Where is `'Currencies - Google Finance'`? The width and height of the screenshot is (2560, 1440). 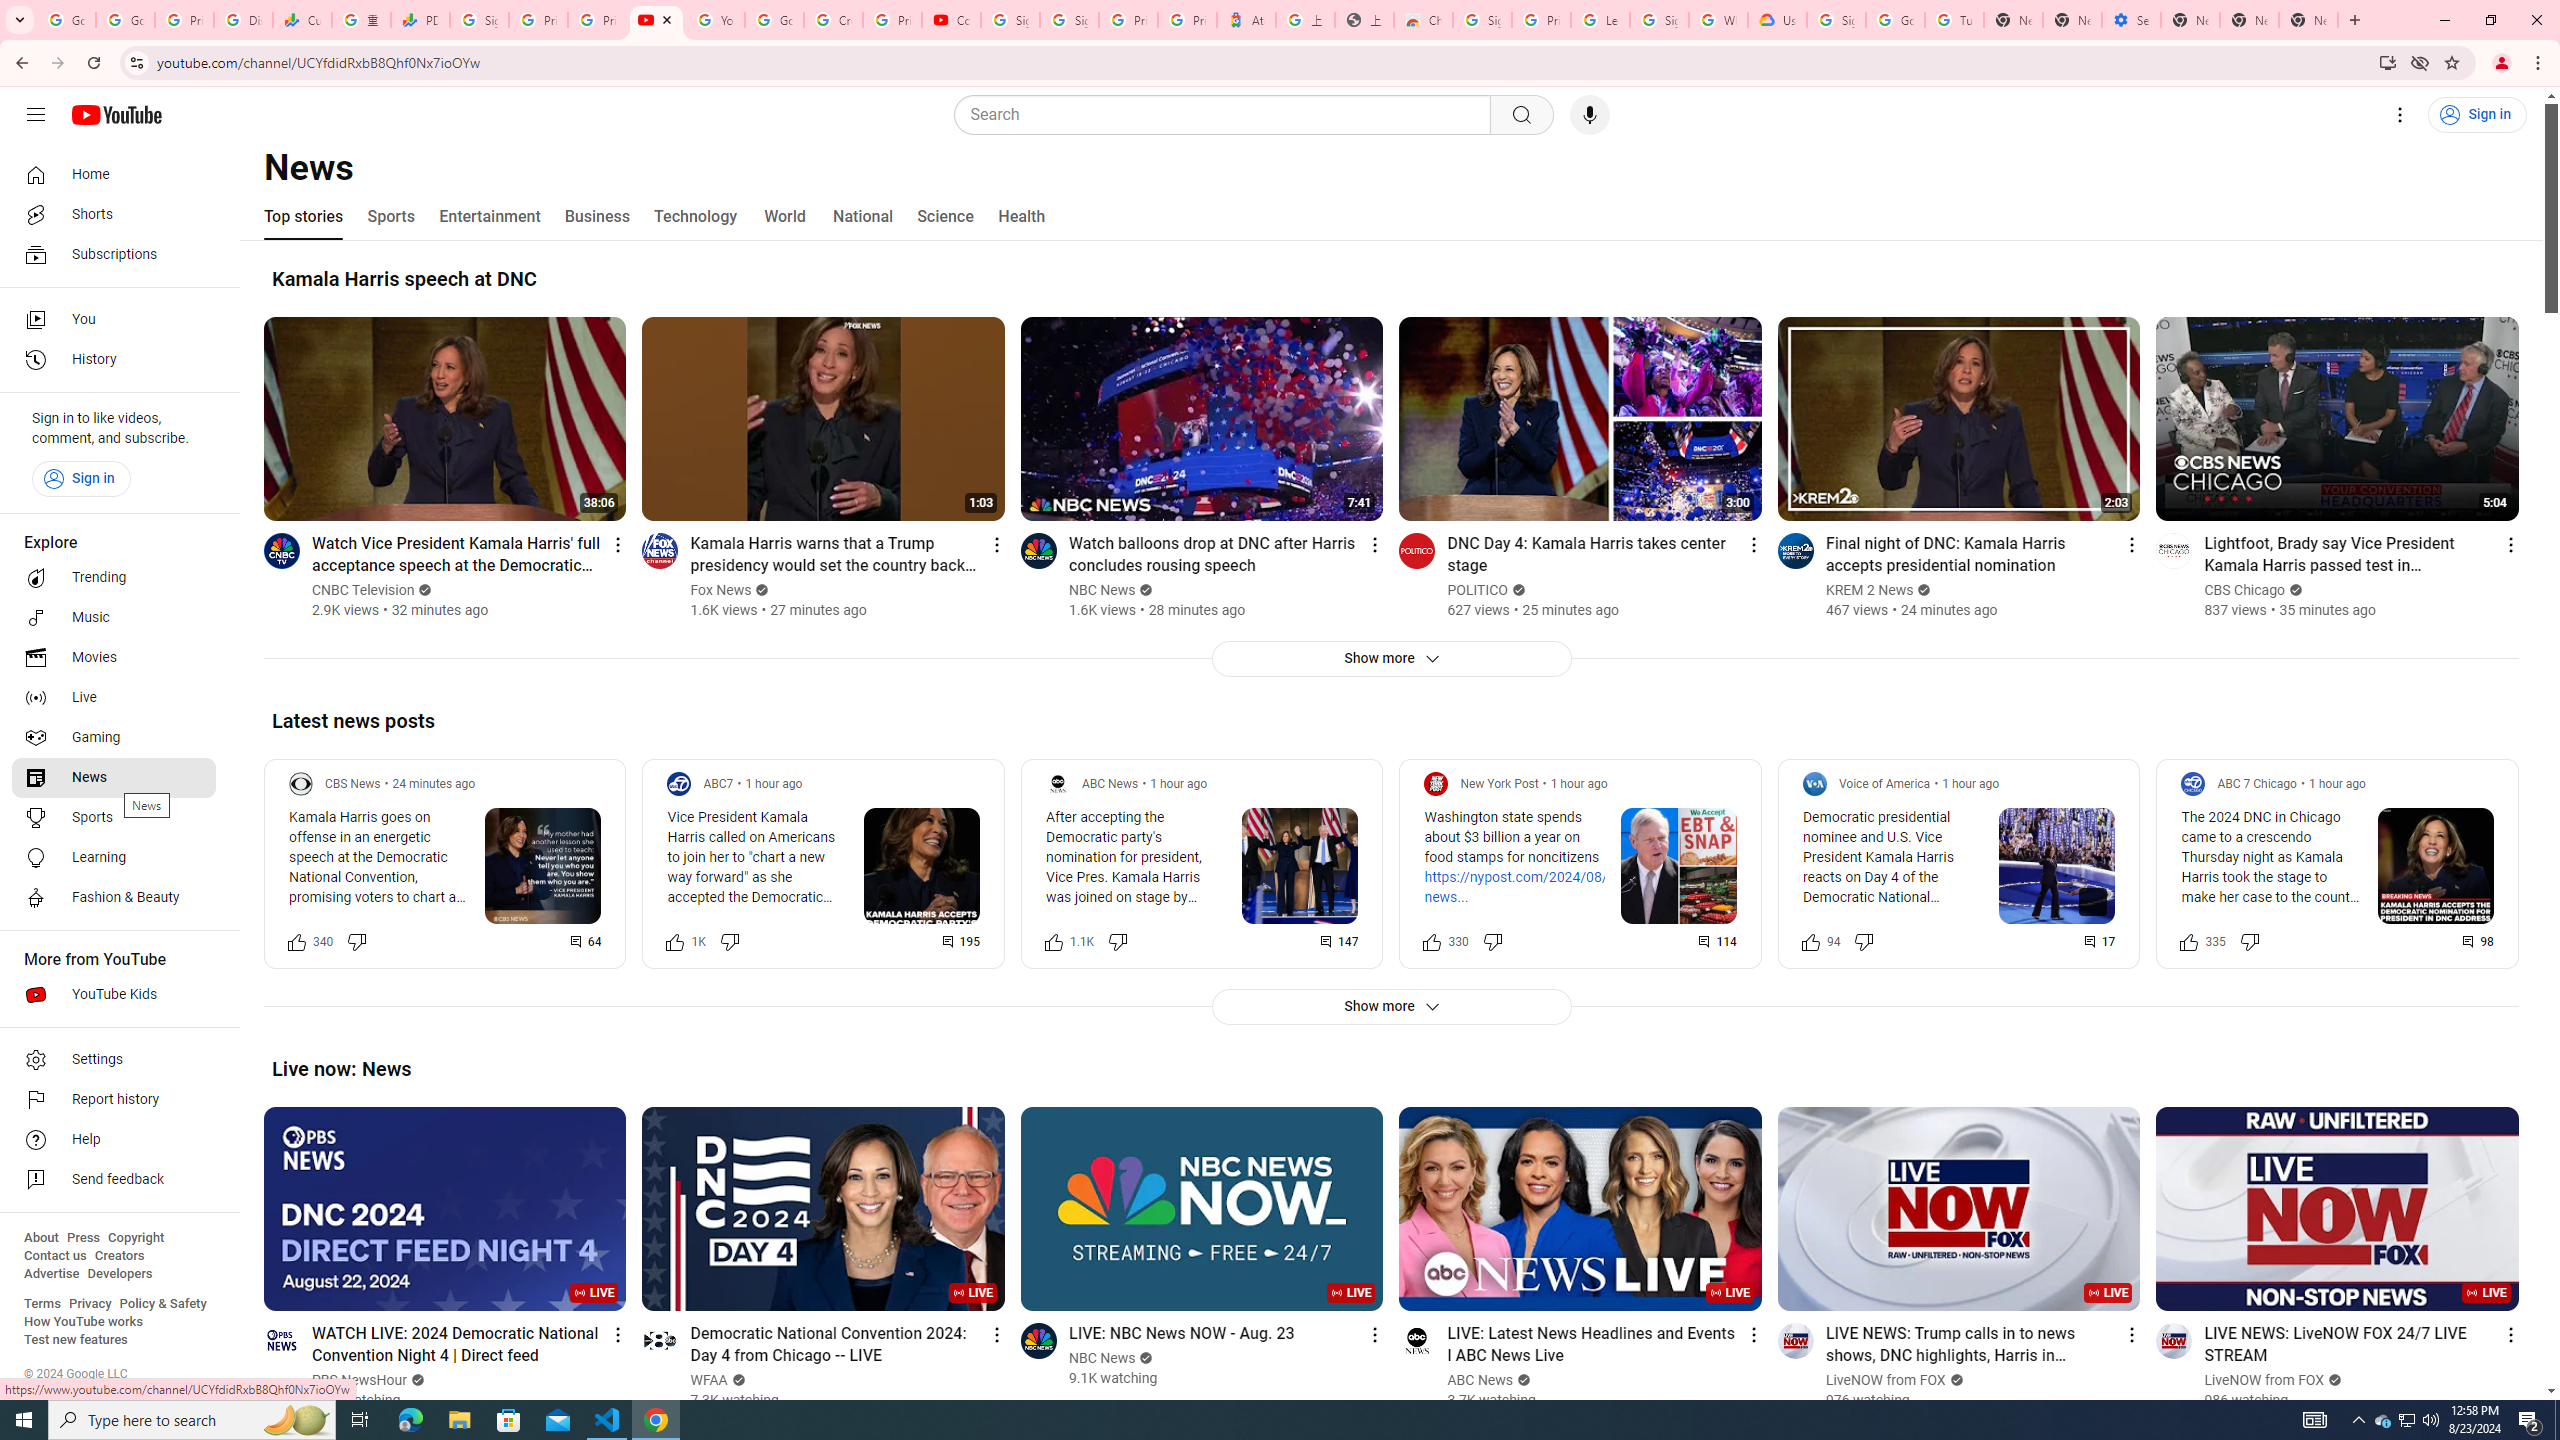 'Currencies - Google Finance' is located at coordinates (301, 19).